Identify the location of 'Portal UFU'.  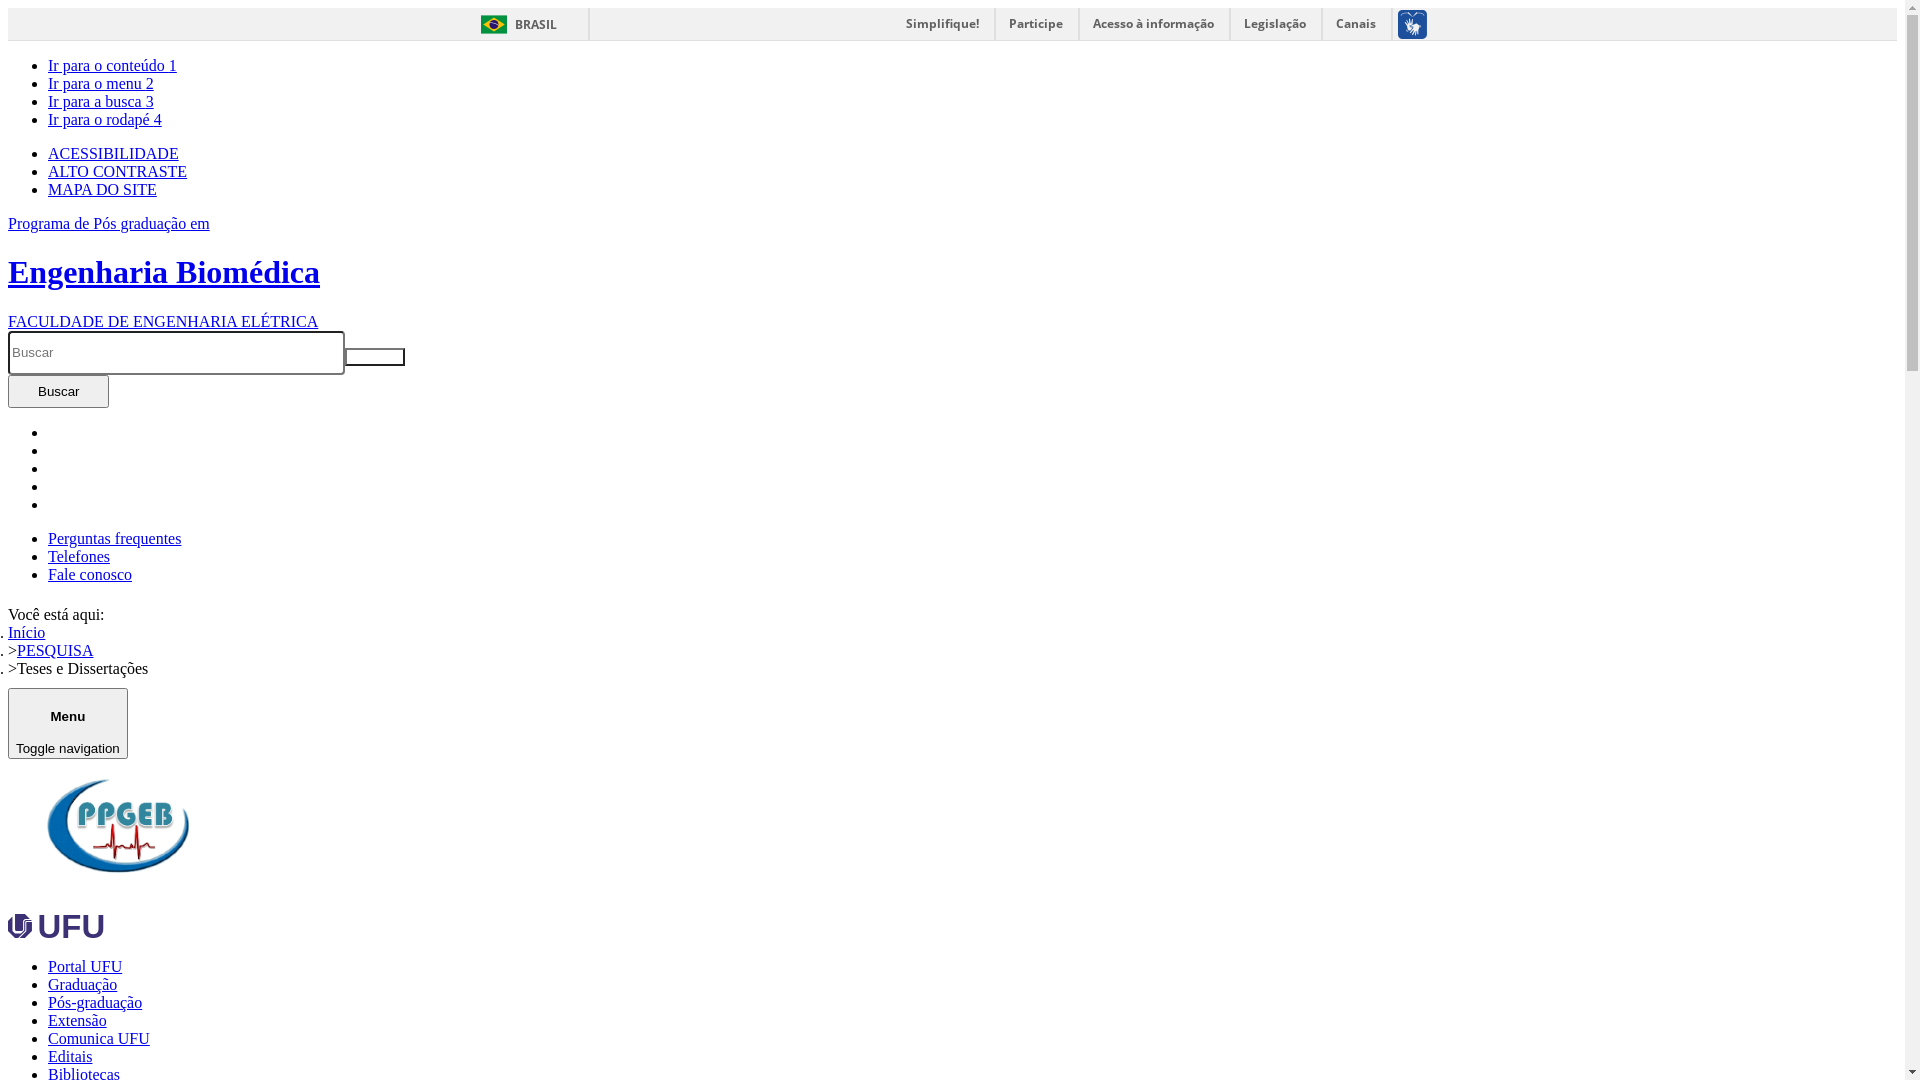
(48, 965).